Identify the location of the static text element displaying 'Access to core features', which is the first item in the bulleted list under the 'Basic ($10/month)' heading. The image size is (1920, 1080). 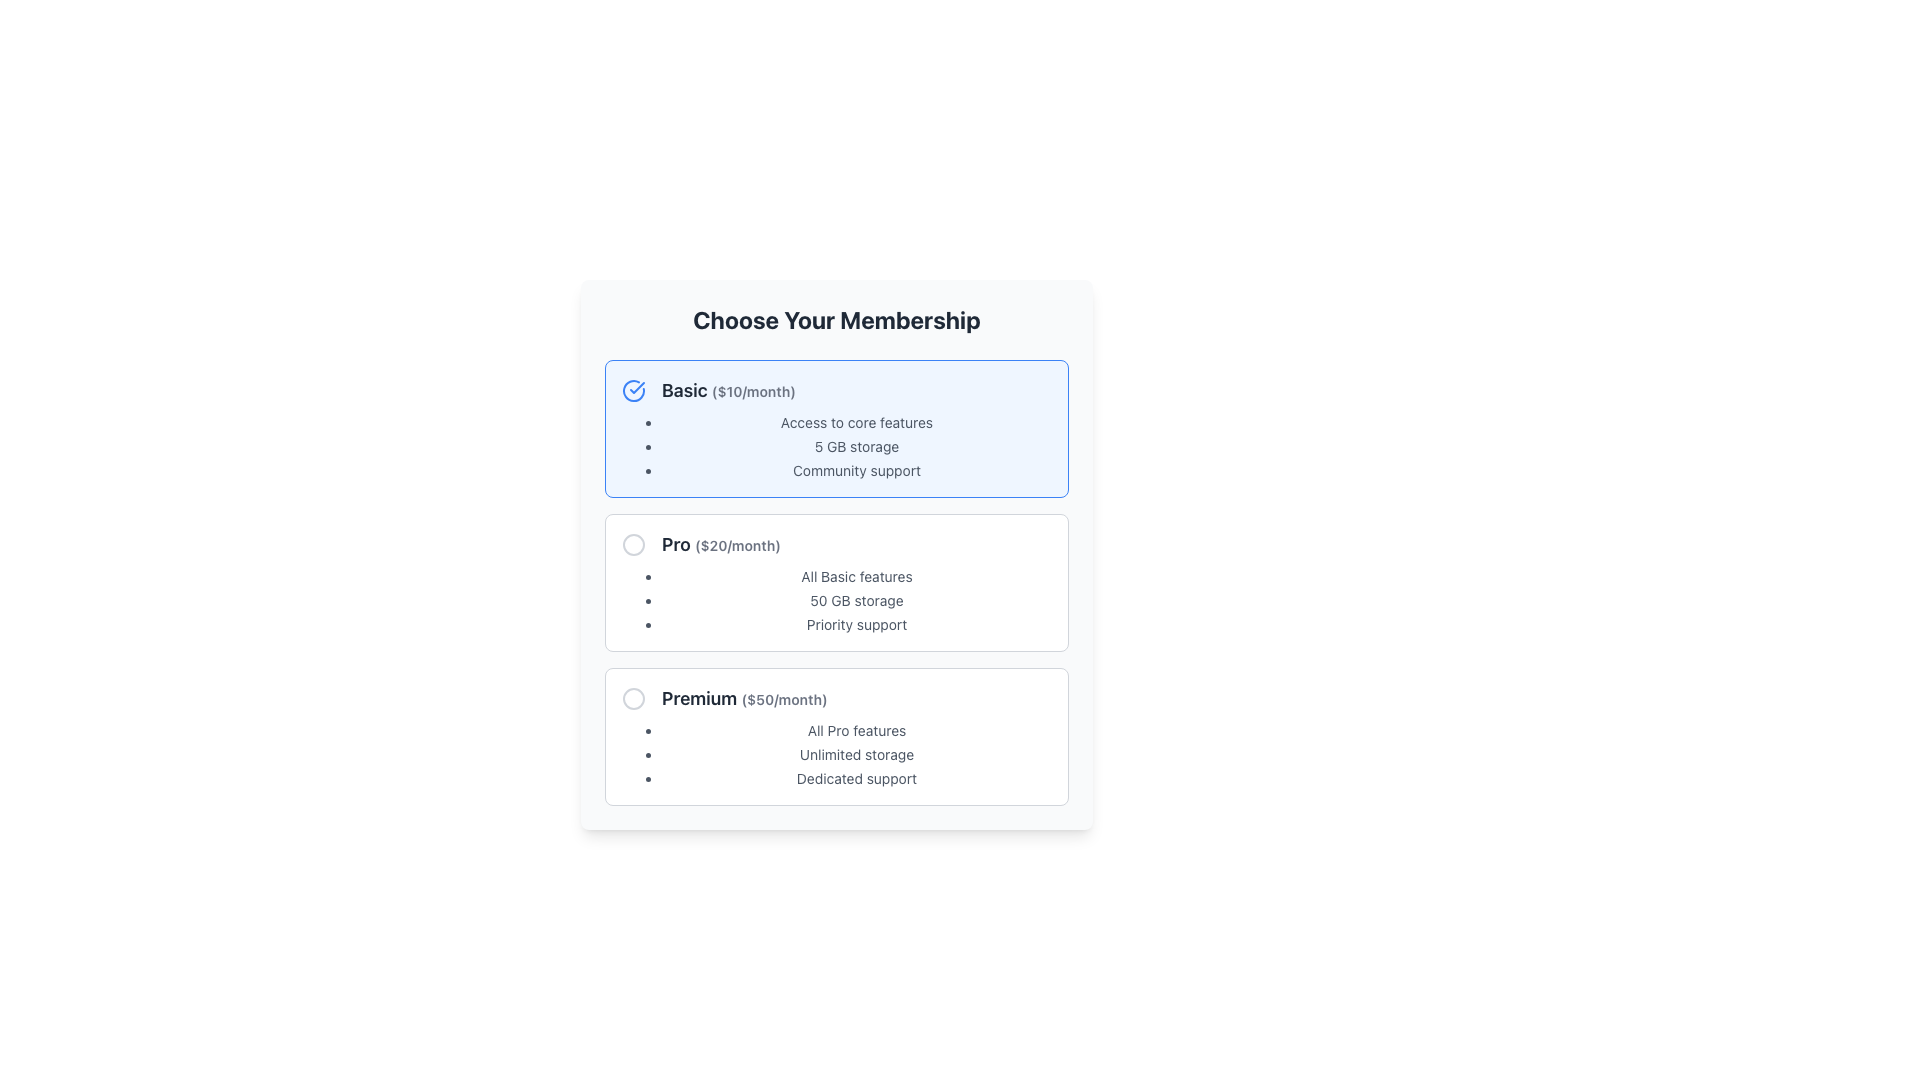
(857, 422).